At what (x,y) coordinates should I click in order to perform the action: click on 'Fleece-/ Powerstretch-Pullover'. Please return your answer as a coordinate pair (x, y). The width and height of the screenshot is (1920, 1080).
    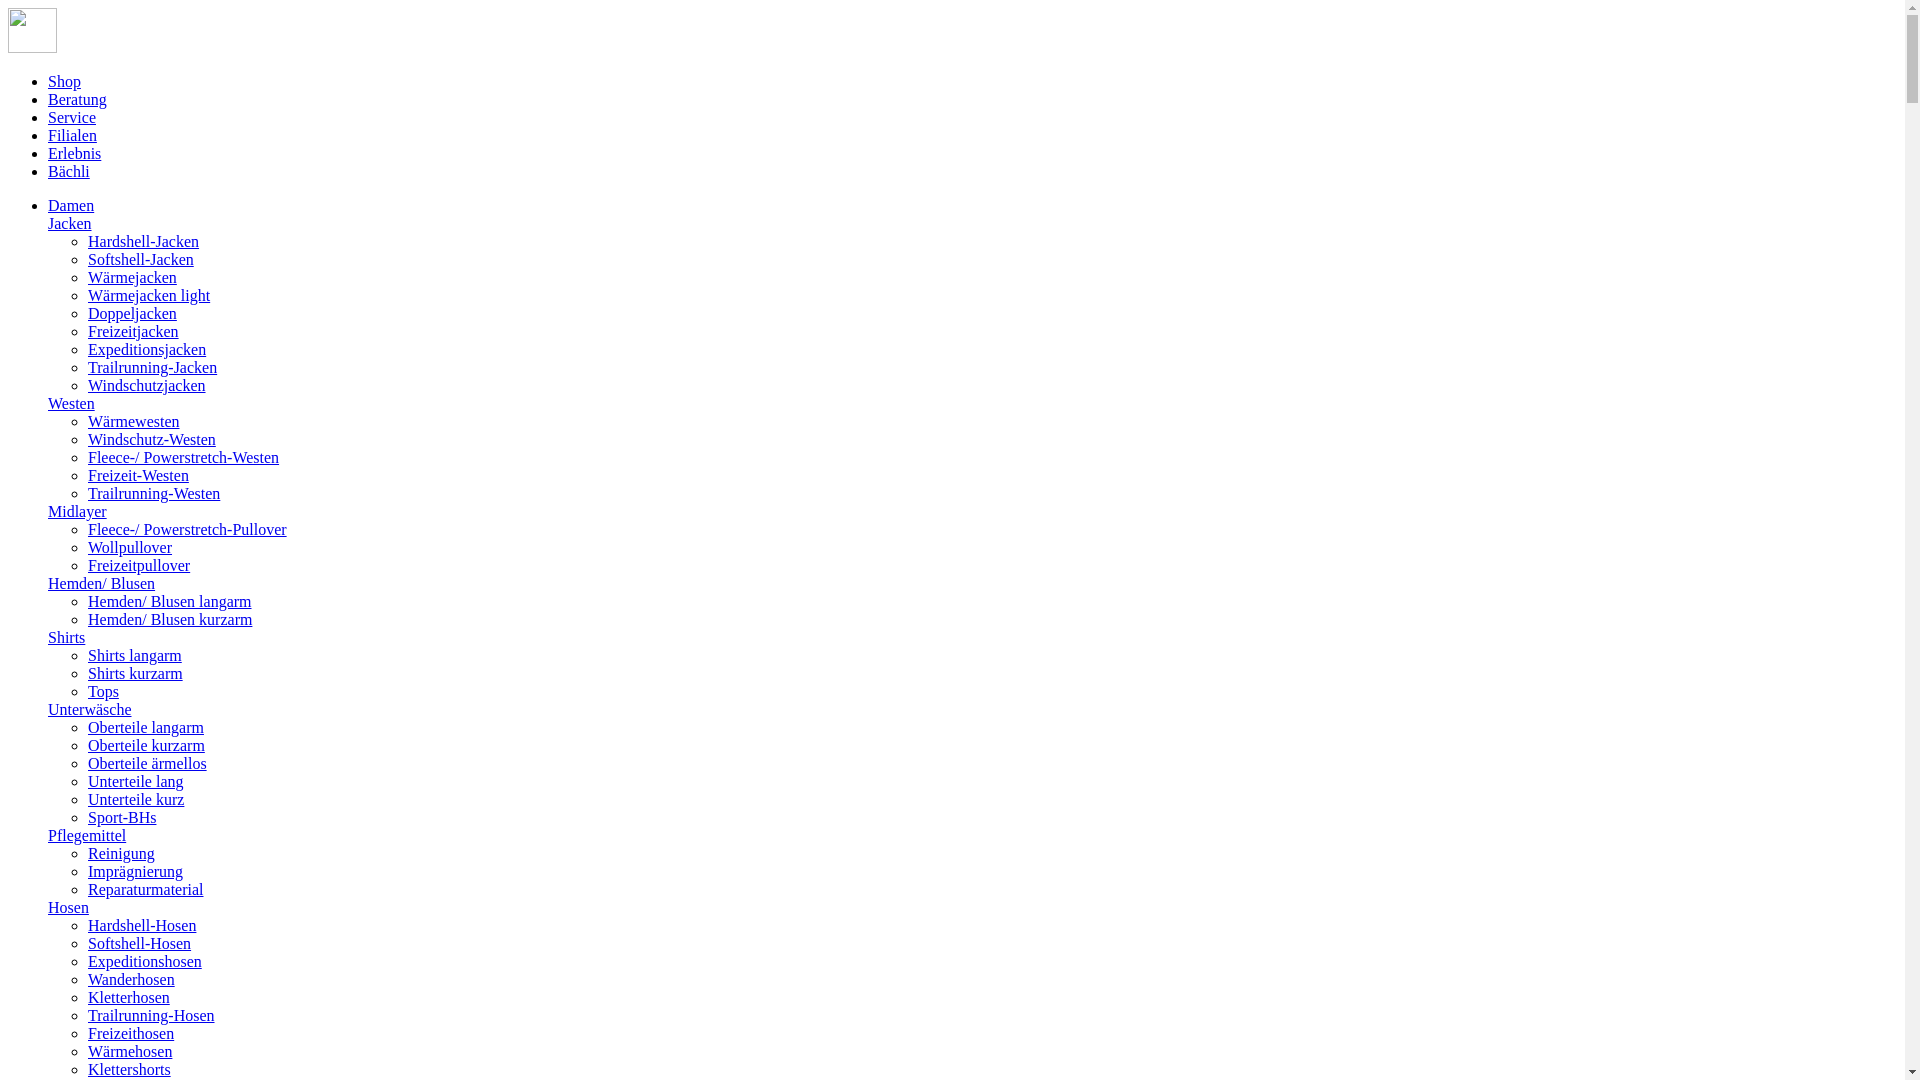
    Looking at the image, I should click on (187, 528).